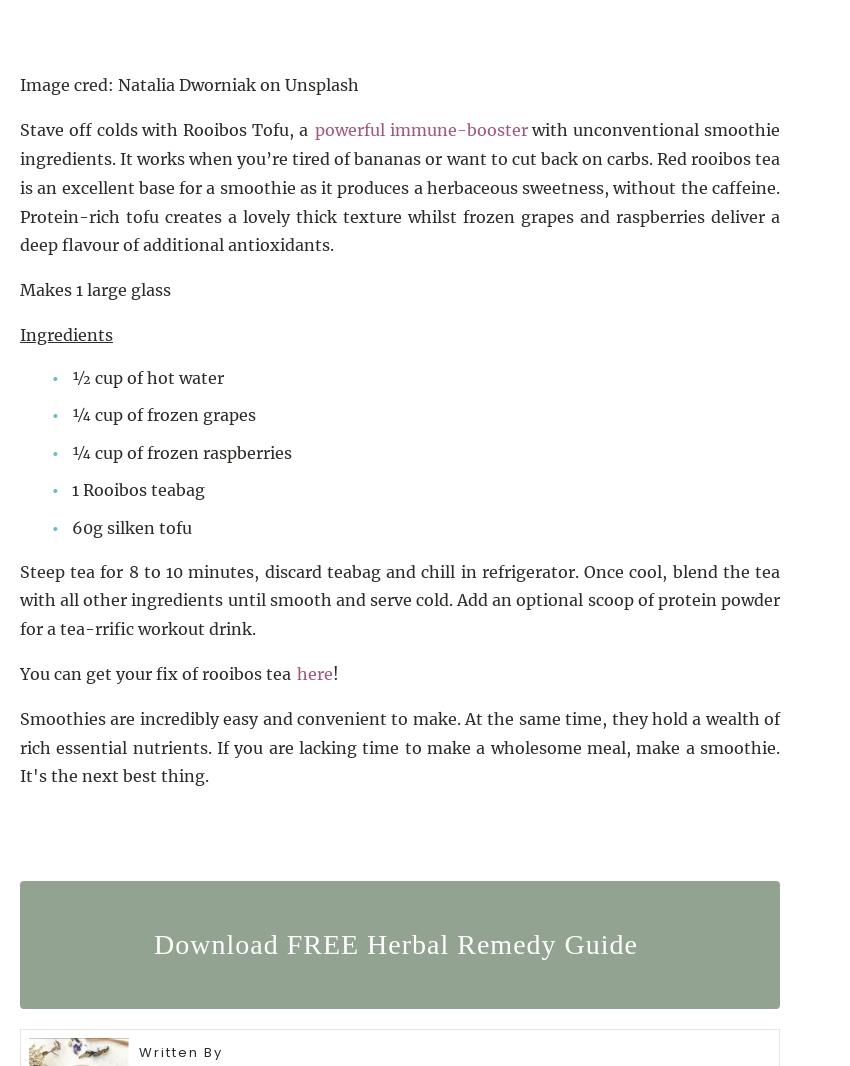  Describe the element at coordinates (163, 414) in the screenshot. I see `'¼ cup of frozen grapes'` at that location.